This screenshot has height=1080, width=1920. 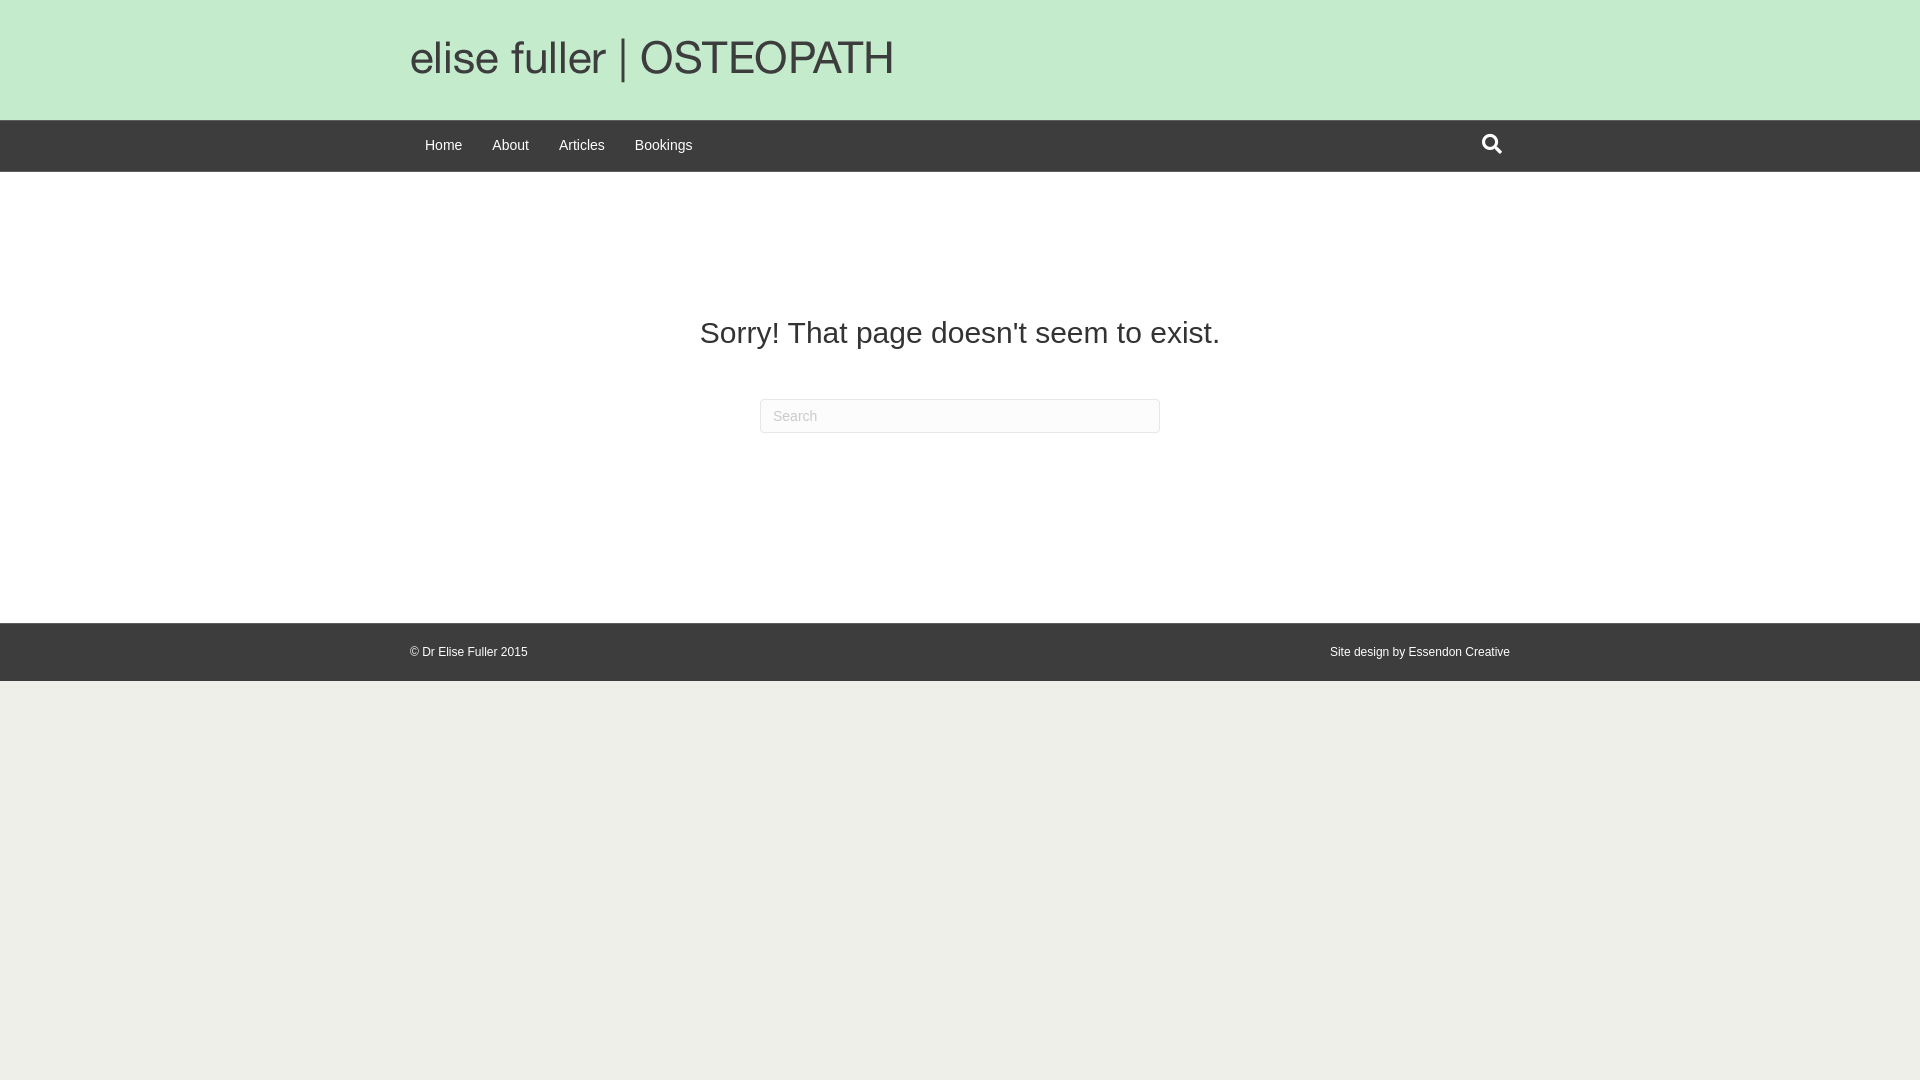 What do you see at coordinates (510, 145) in the screenshot?
I see `'About'` at bounding box center [510, 145].